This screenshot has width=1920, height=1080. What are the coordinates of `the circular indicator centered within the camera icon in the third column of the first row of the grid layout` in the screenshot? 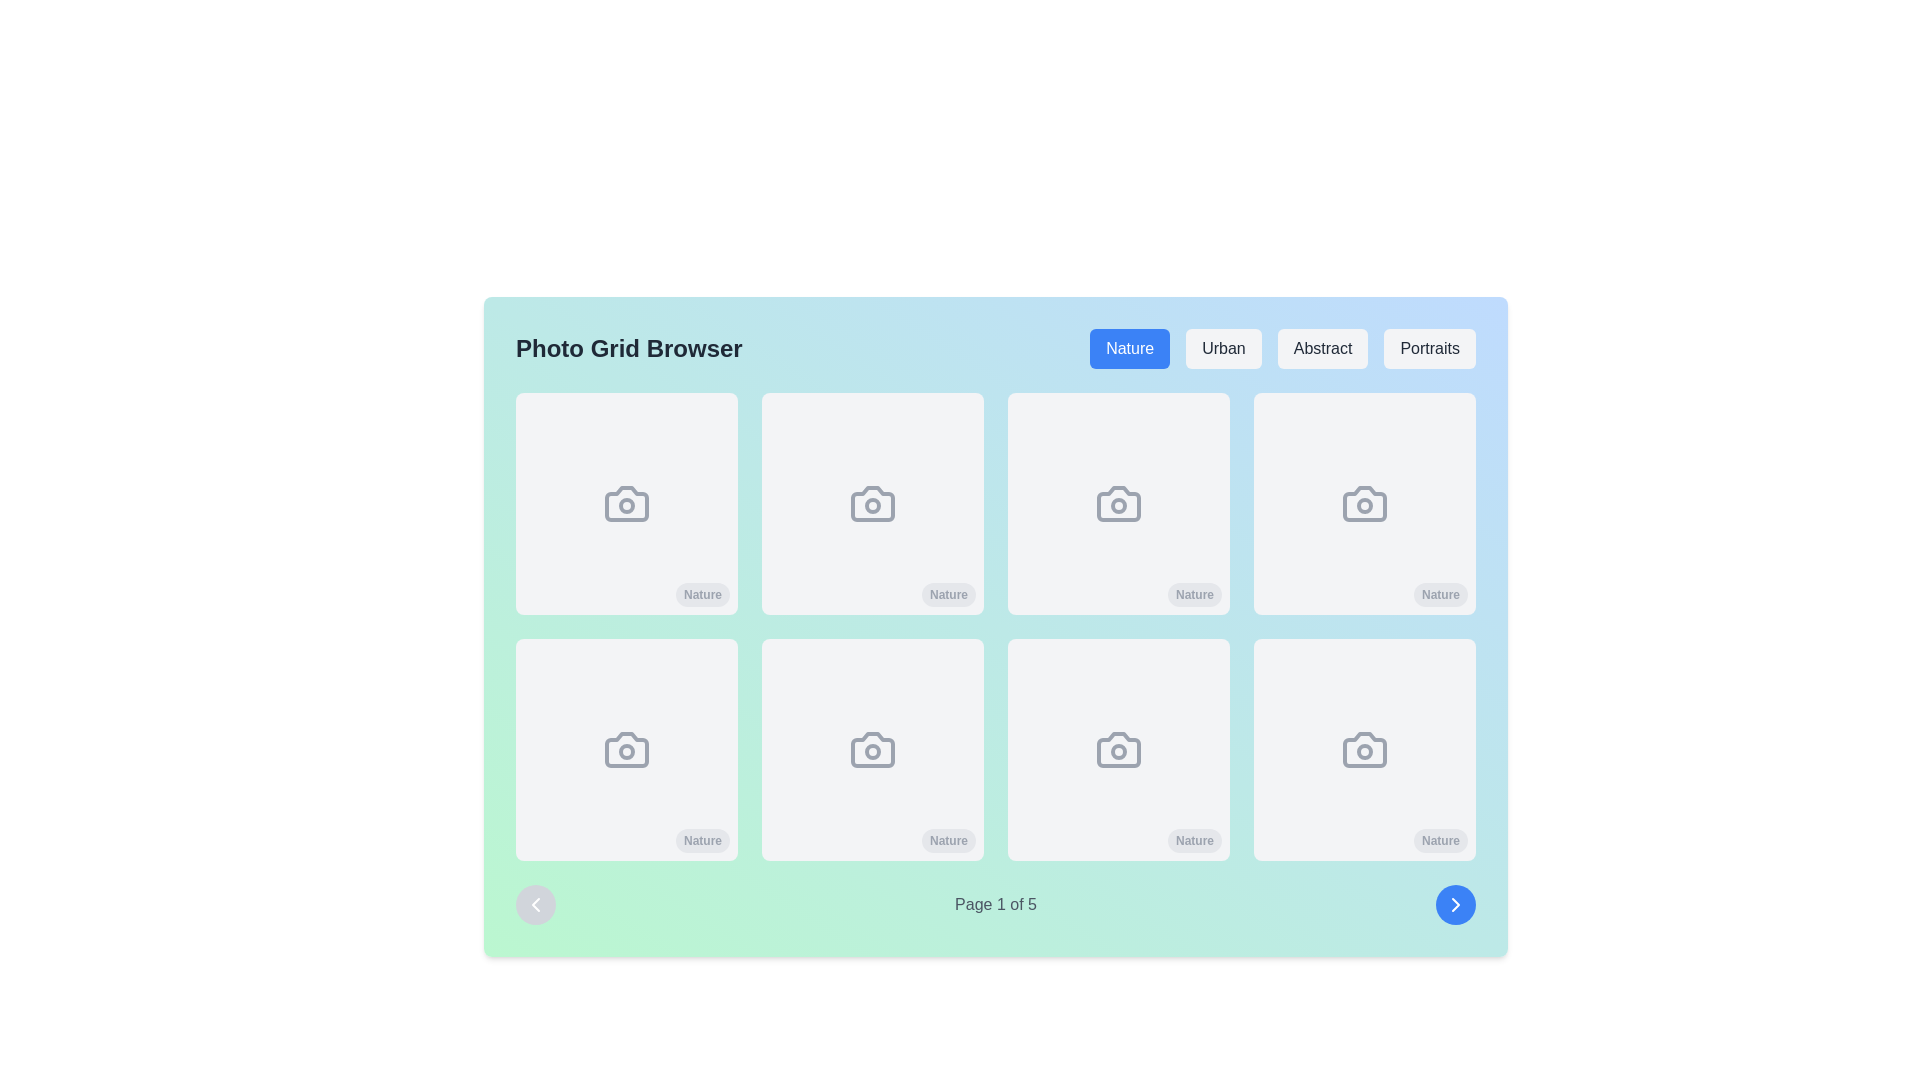 It's located at (1117, 504).